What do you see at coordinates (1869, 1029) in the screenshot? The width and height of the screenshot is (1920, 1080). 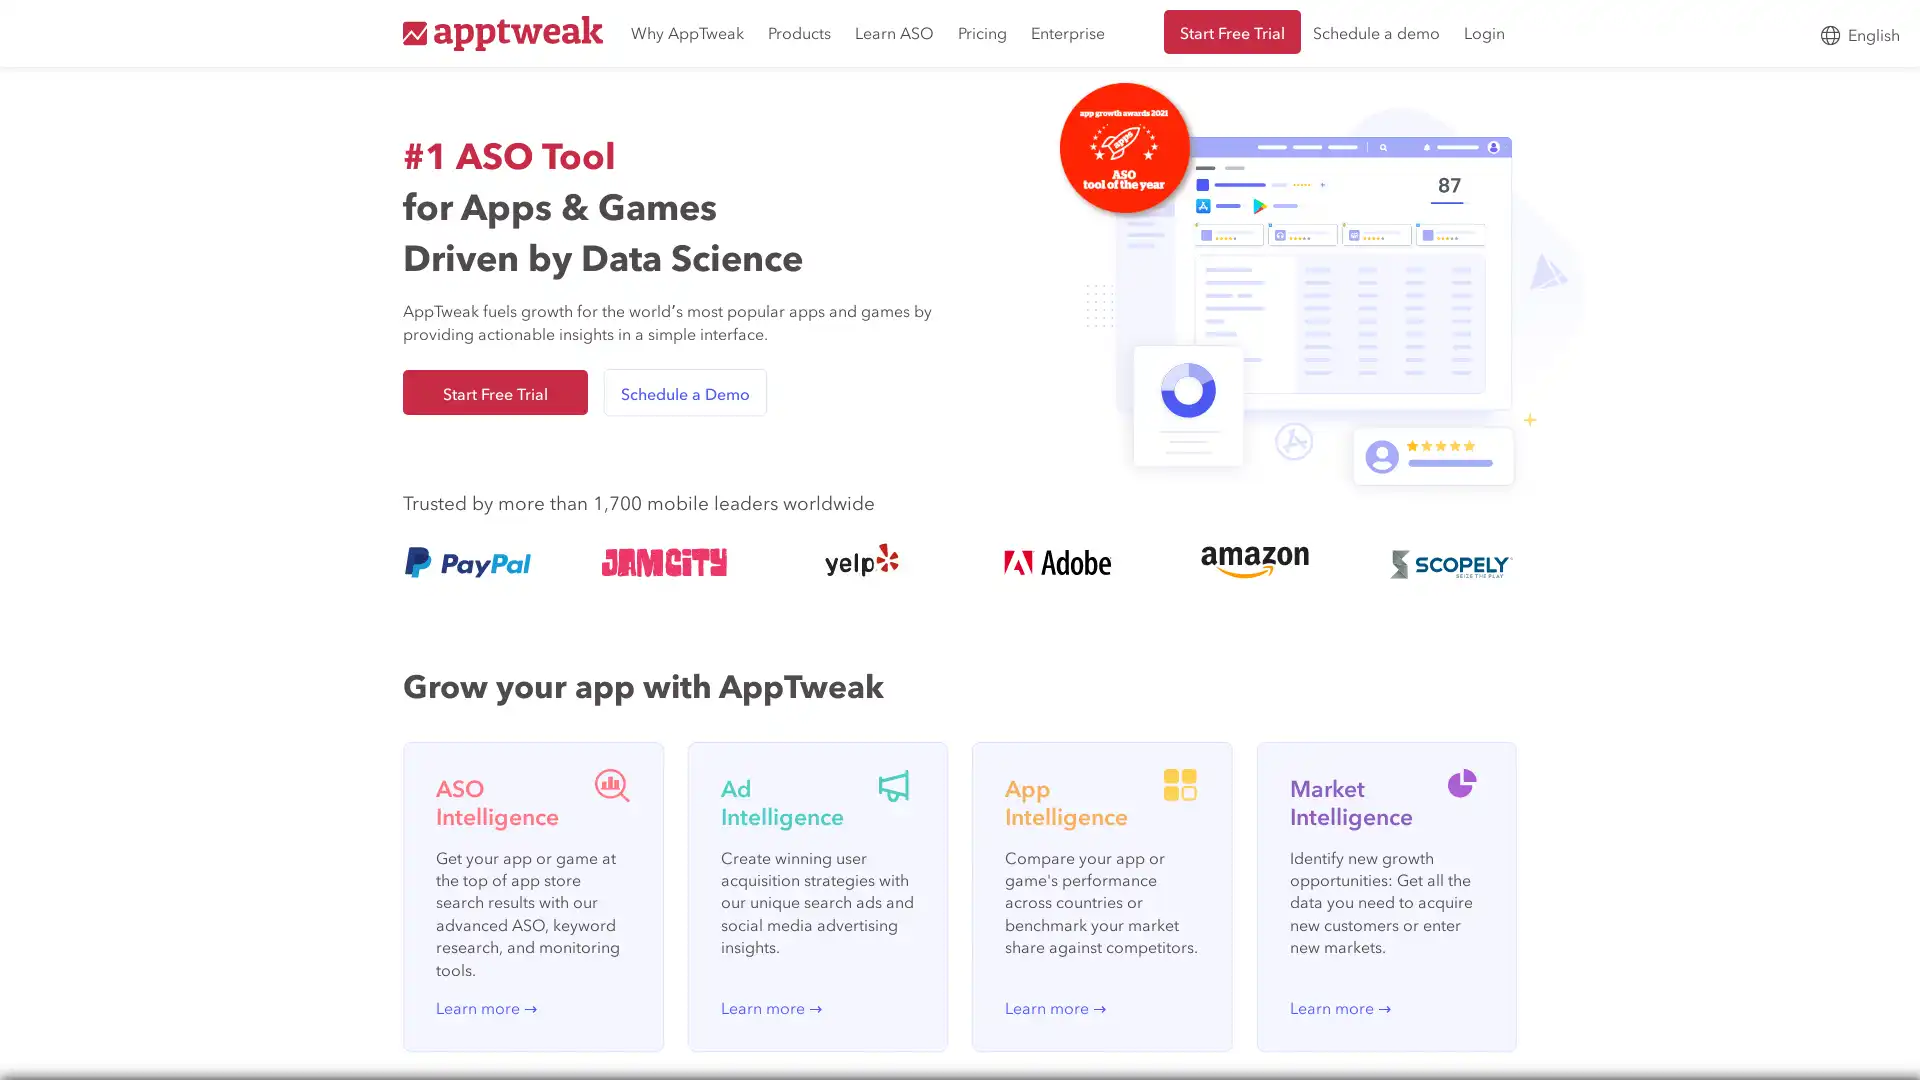 I see `Open Intercom Messenger` at bounding box center [1869, 1029].